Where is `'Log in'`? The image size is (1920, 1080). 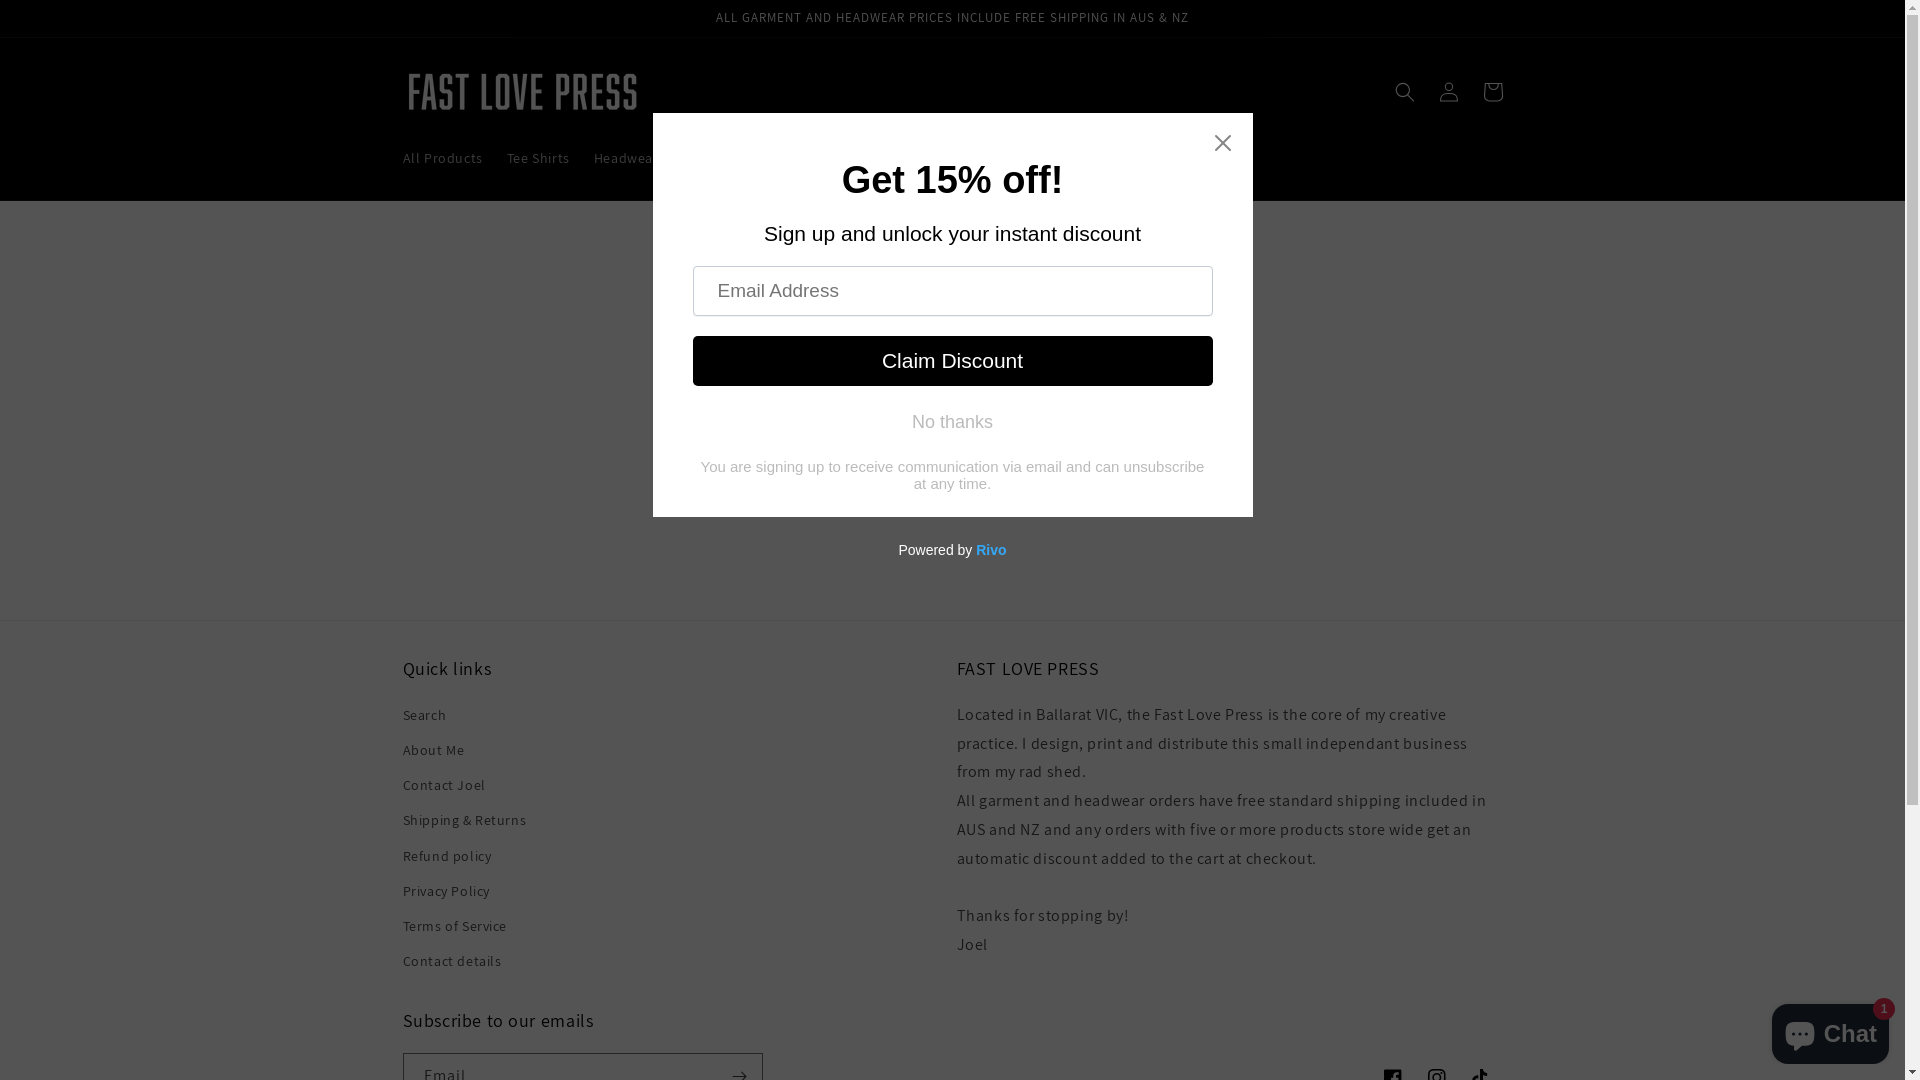 'Log in' is located at coordinates (1448, 92).